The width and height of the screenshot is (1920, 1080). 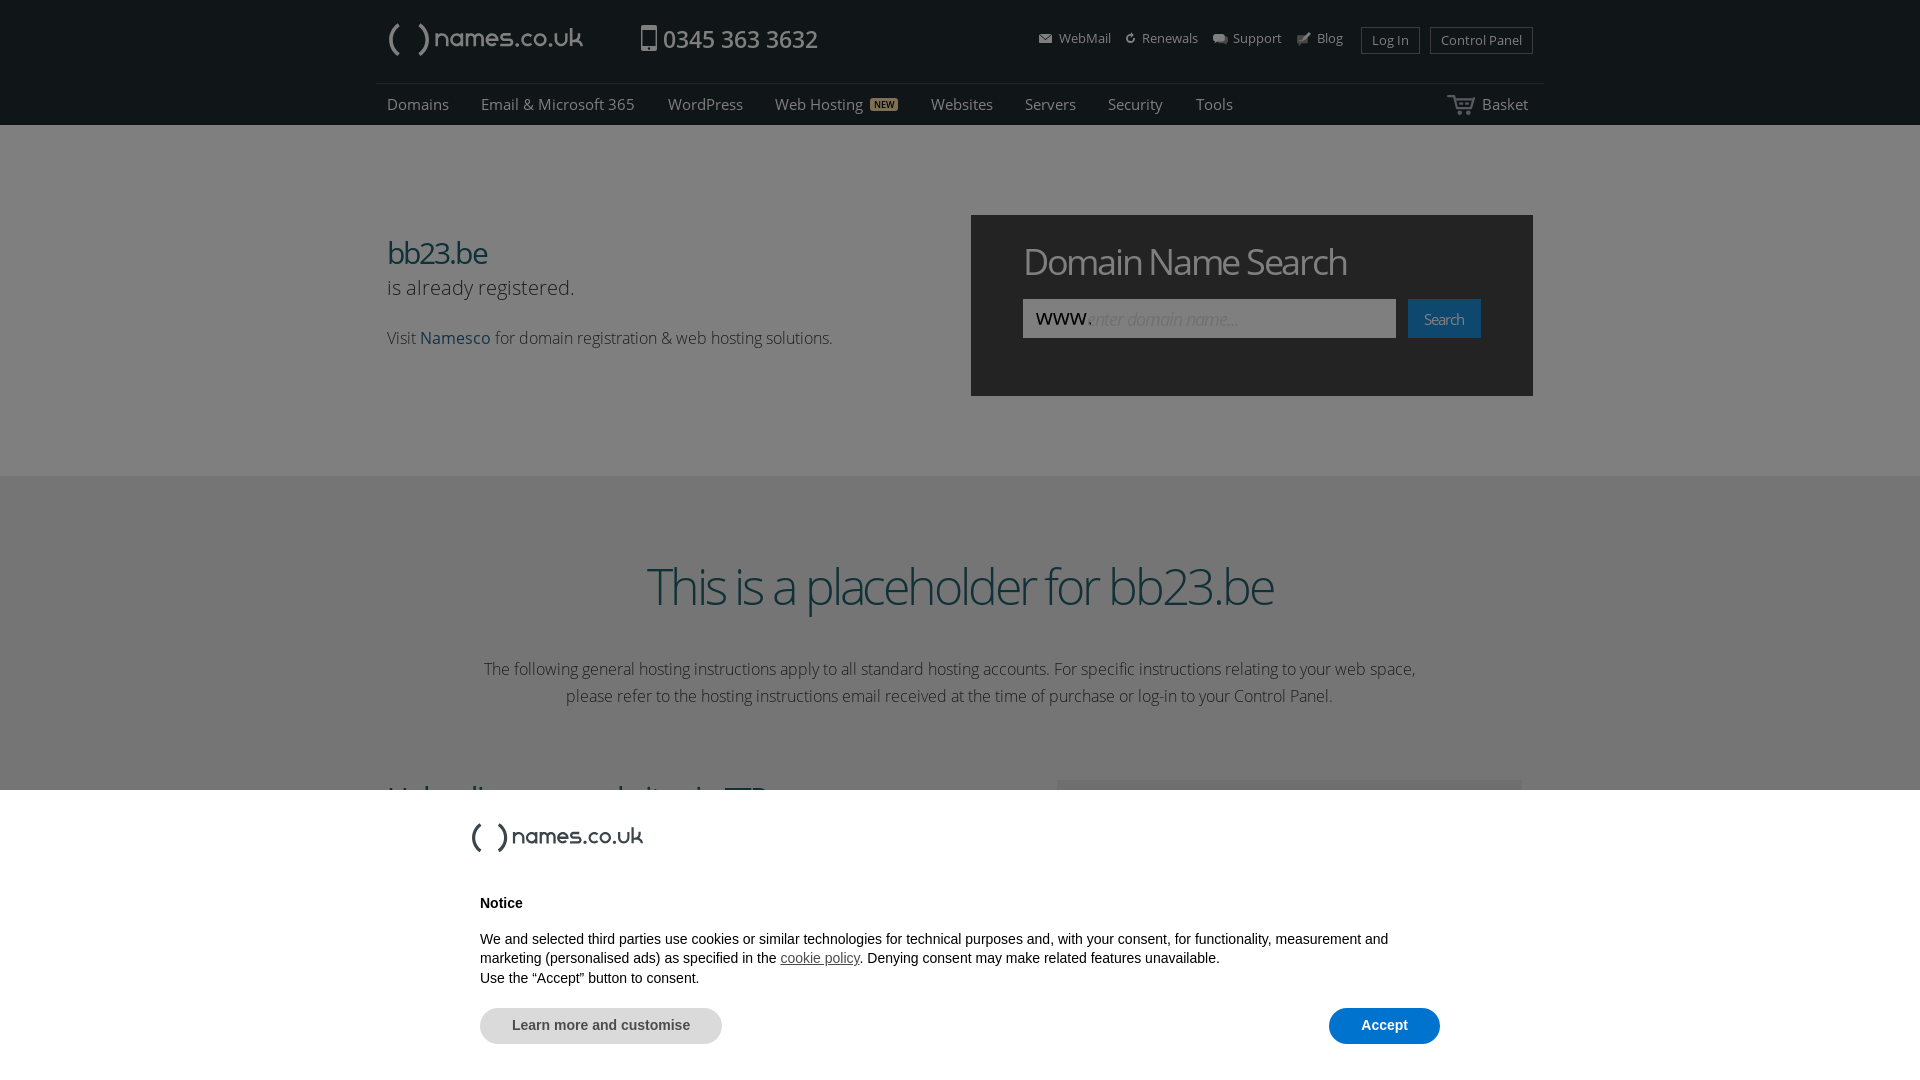 I want to click on 'Control Panel', so click(x=1429, y=40).